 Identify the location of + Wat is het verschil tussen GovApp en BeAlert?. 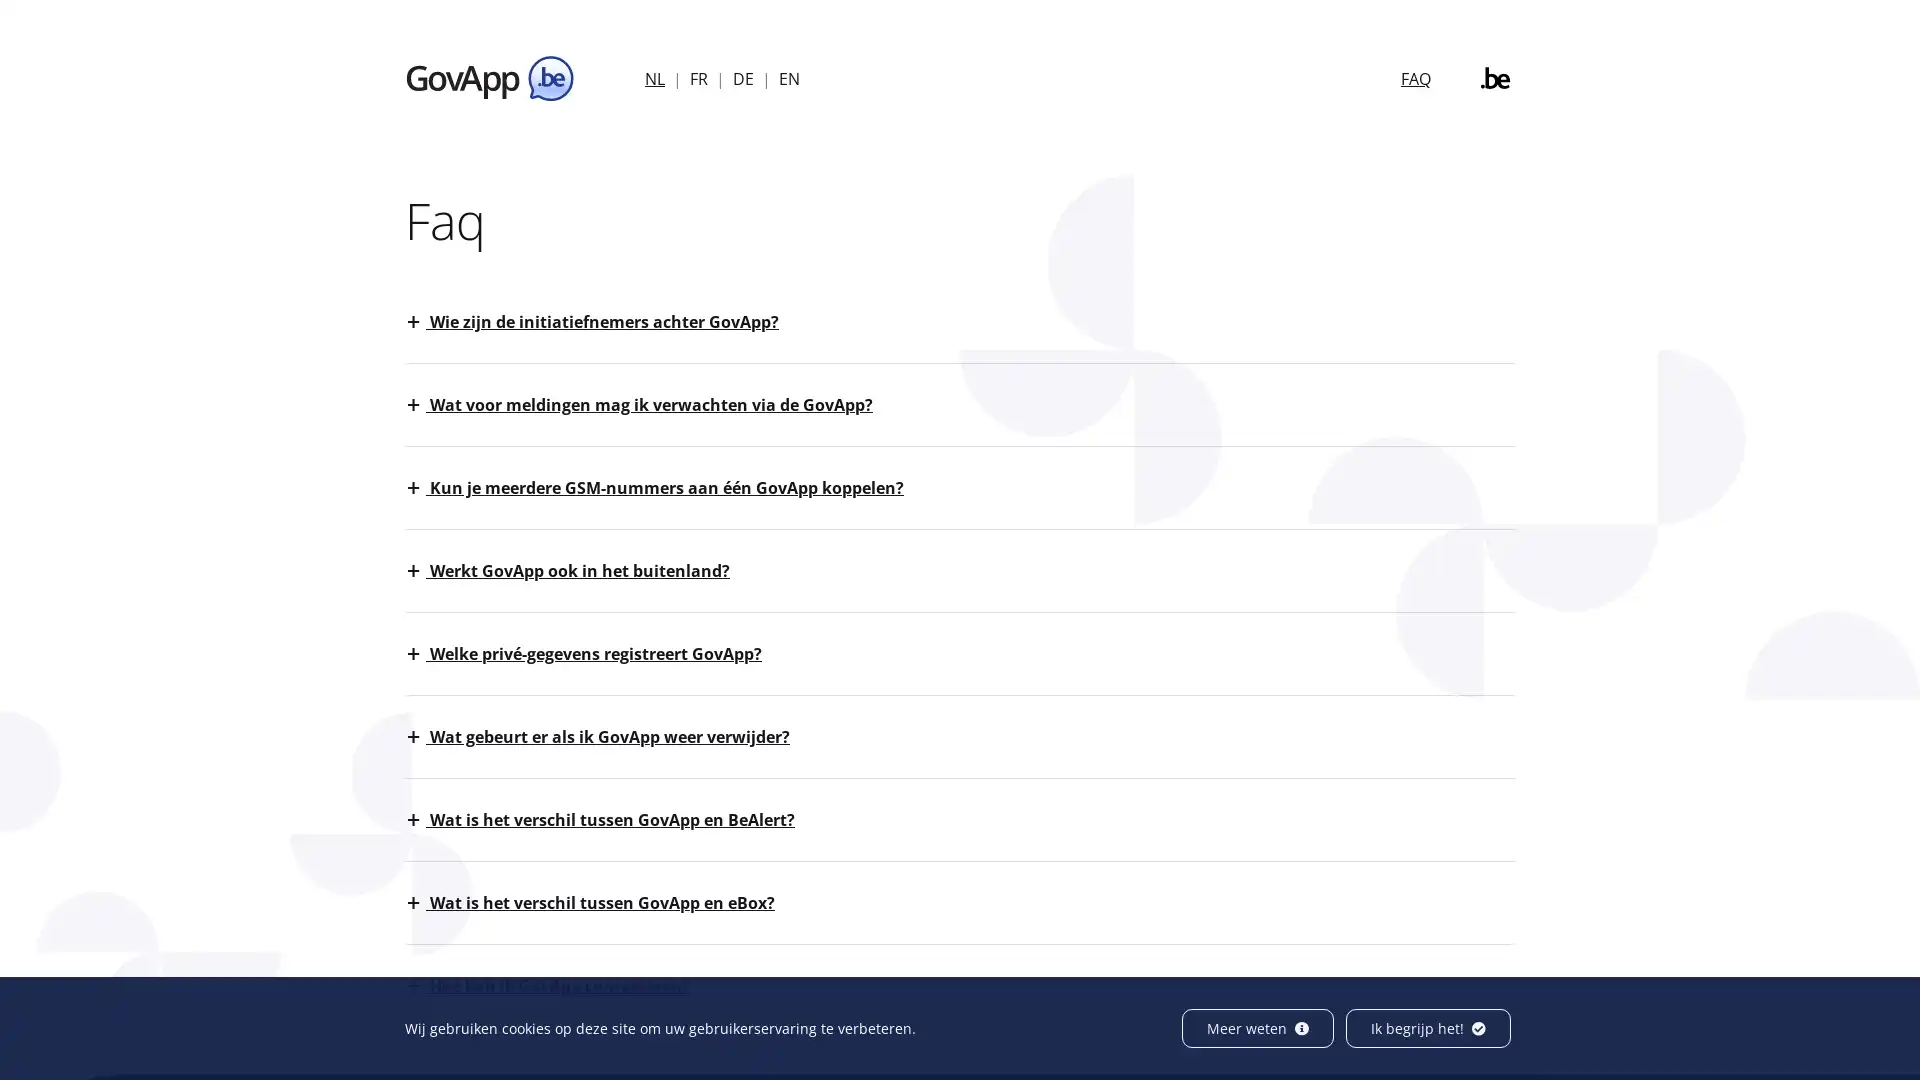
(611, 820).